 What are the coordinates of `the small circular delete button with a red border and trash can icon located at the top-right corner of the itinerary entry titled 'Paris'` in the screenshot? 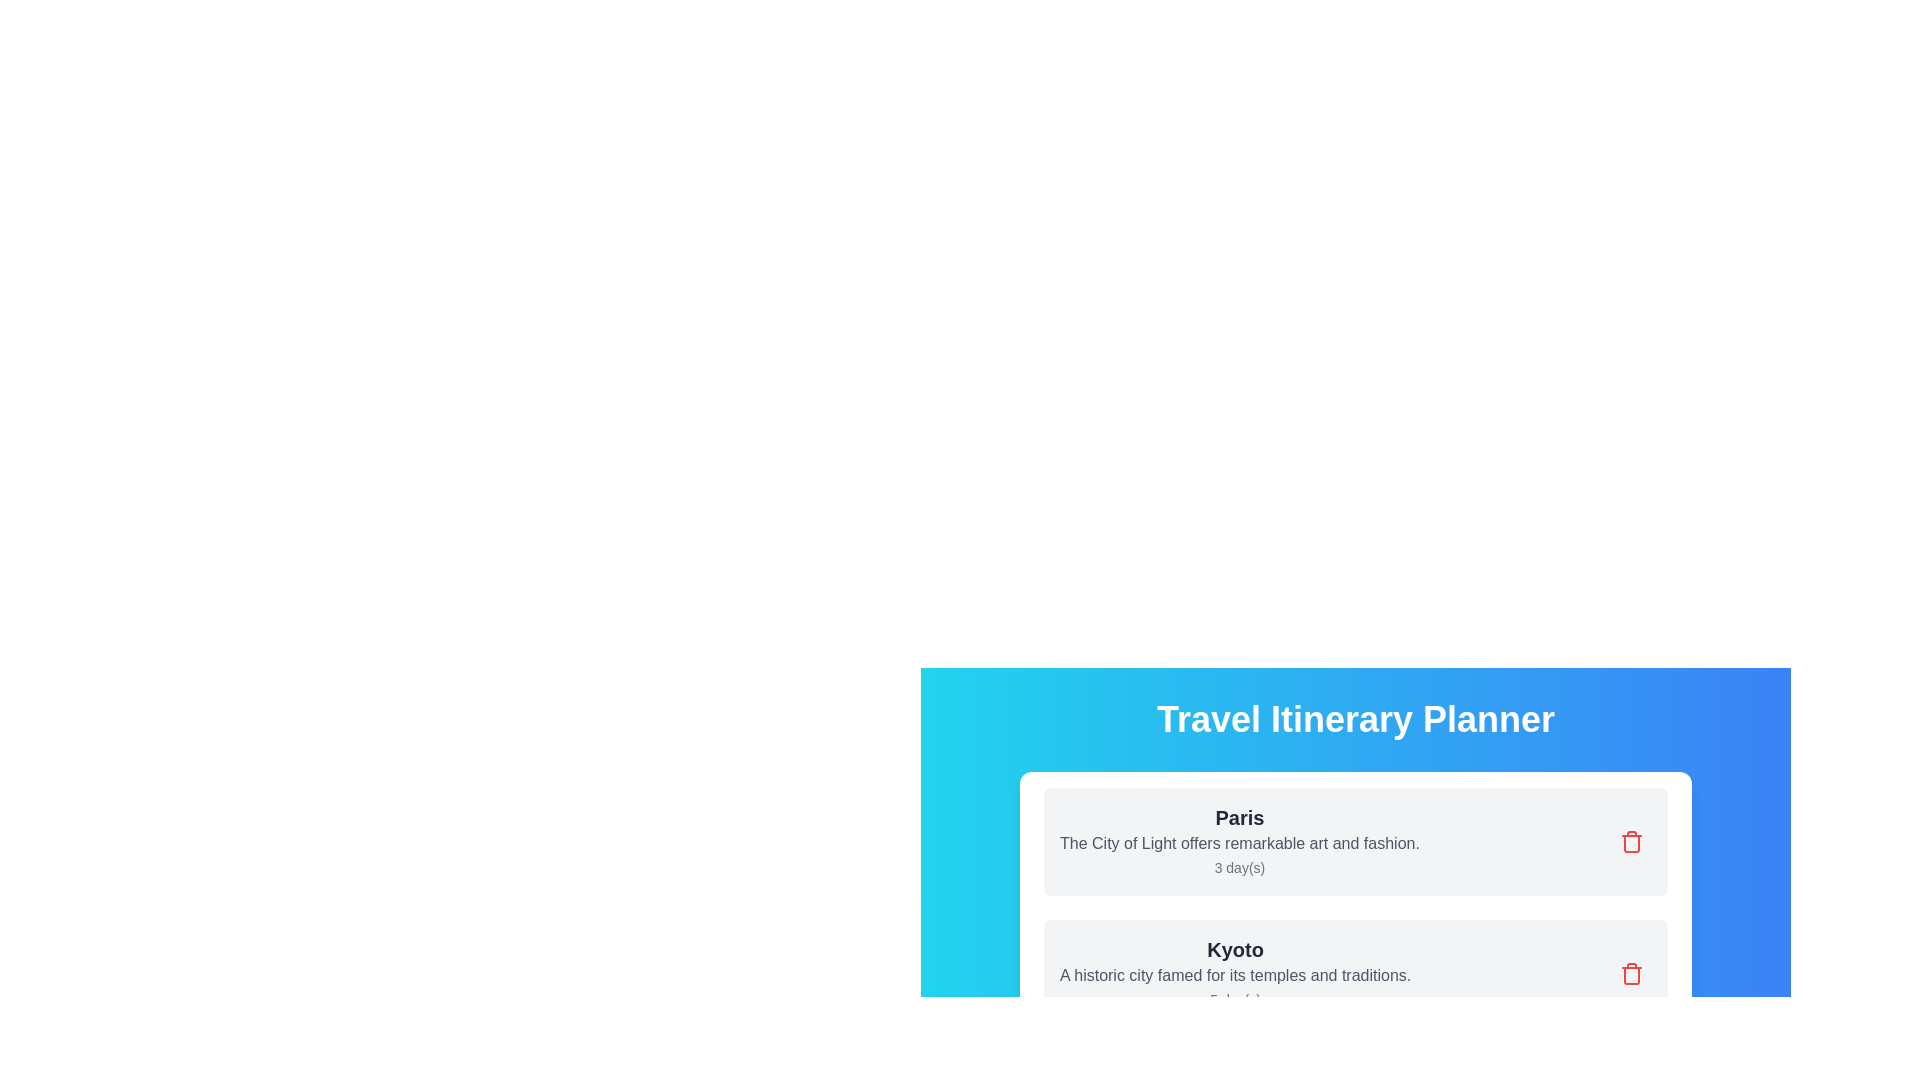 It's located at (1632, 841).